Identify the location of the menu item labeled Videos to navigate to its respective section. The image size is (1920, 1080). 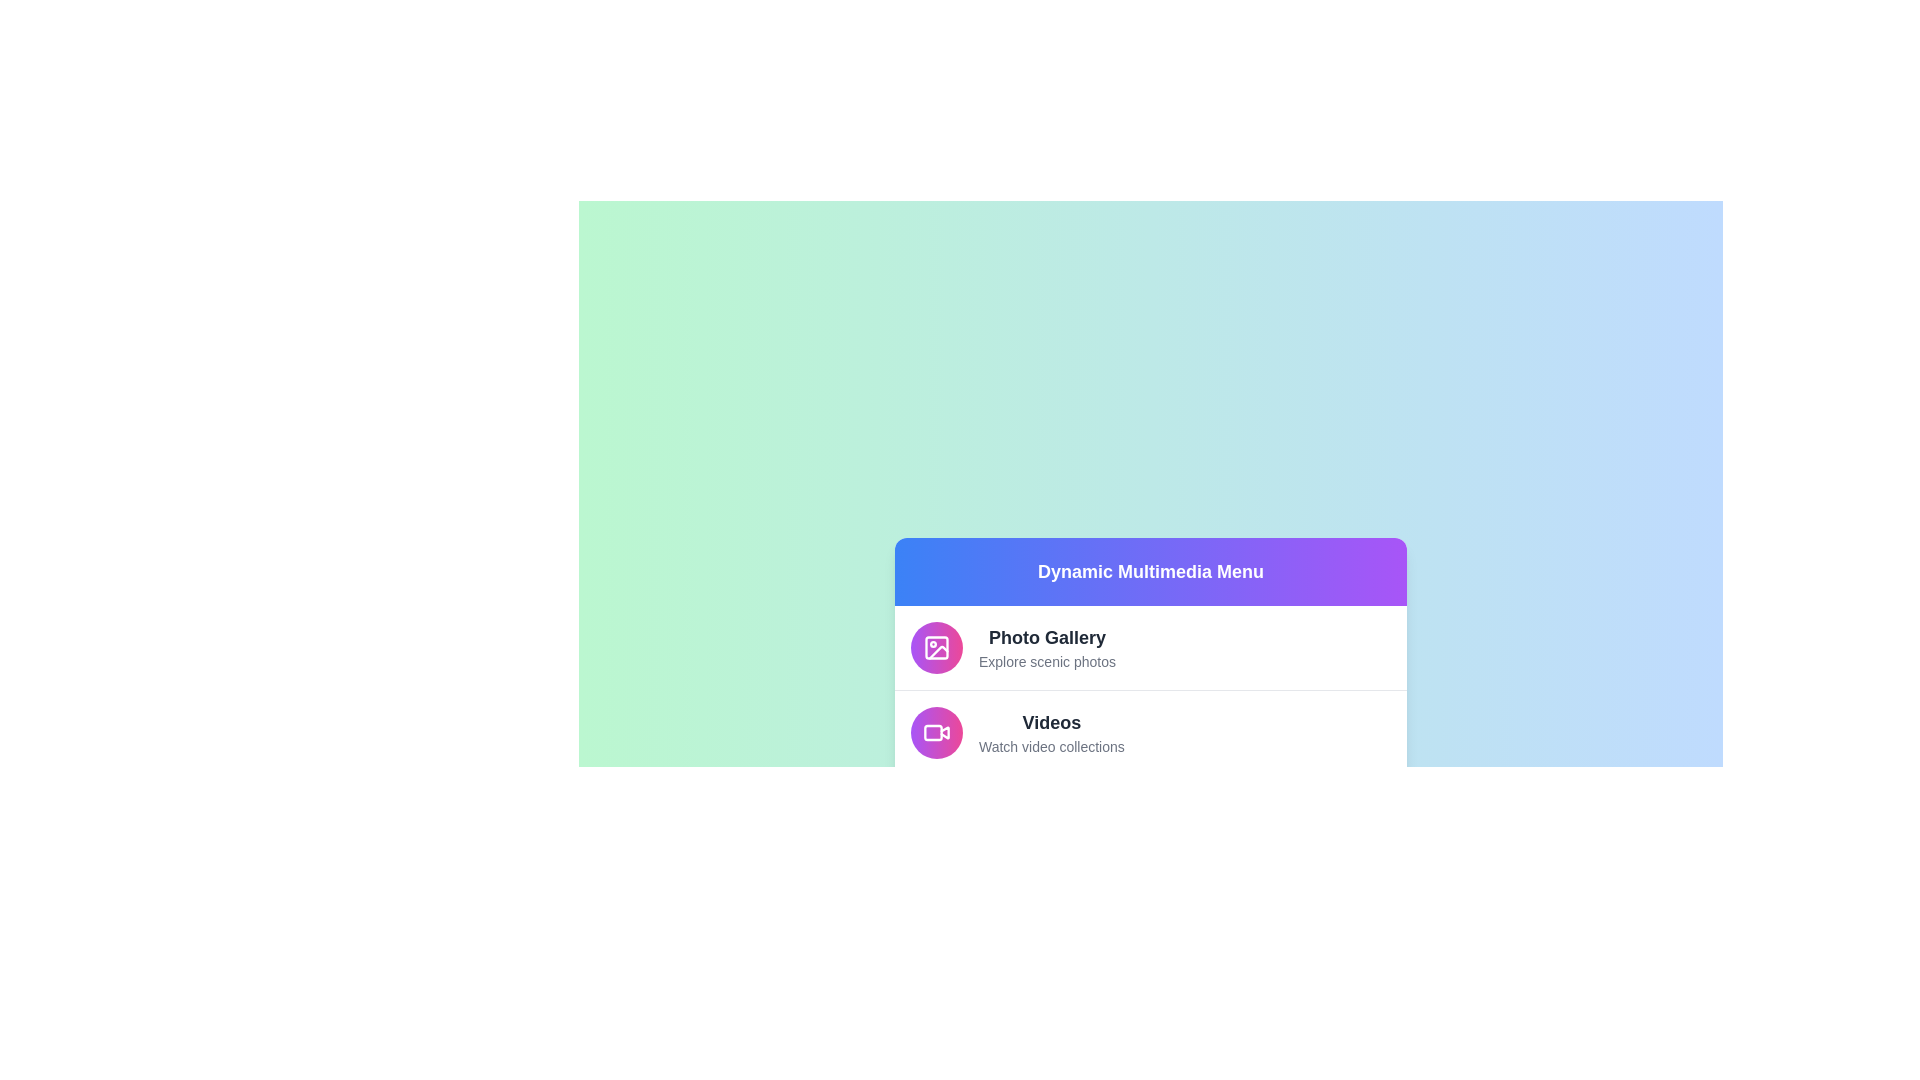
(1151, 732).